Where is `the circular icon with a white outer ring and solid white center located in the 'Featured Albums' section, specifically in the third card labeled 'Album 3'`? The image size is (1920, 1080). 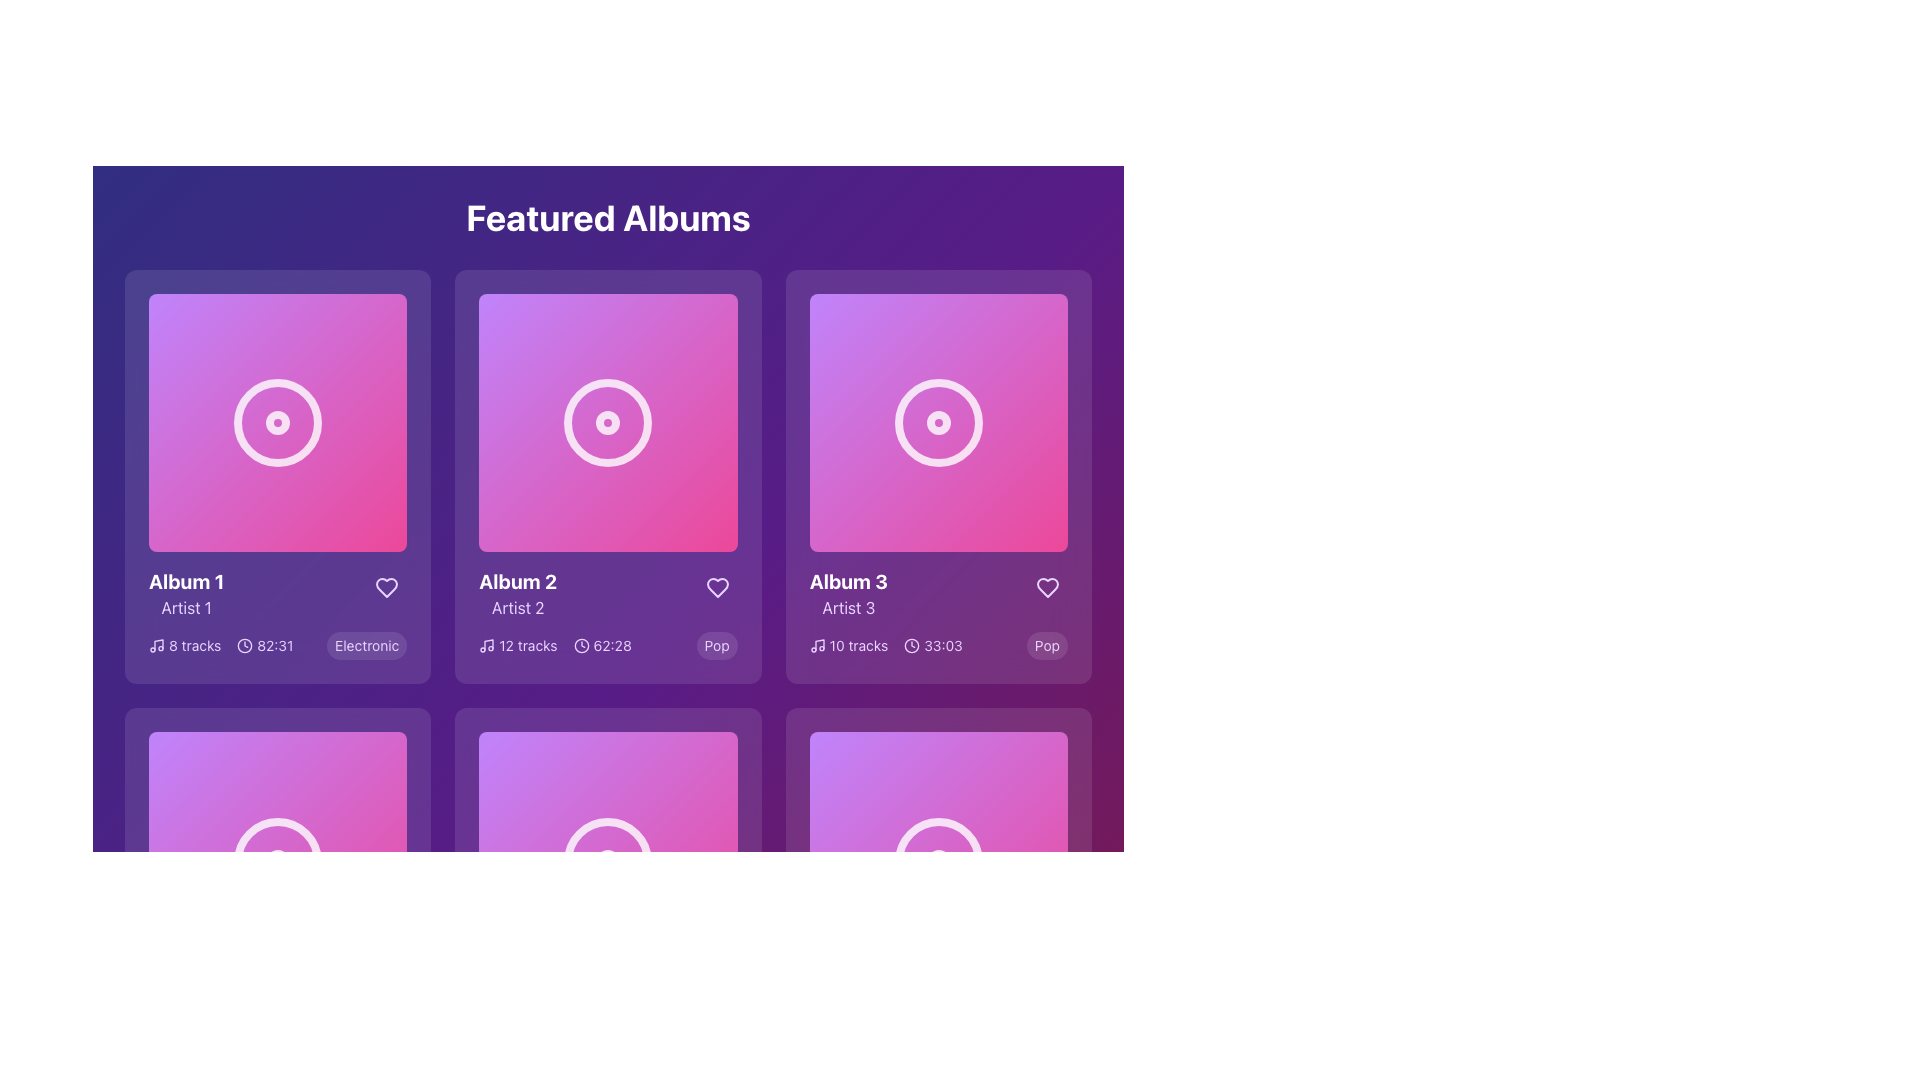 the circular icon with a white outer ring and solid white center located in the 'Featured Albums' section, specifically in the third card labeled 'Album 3' is located at coordinates (937, 422).